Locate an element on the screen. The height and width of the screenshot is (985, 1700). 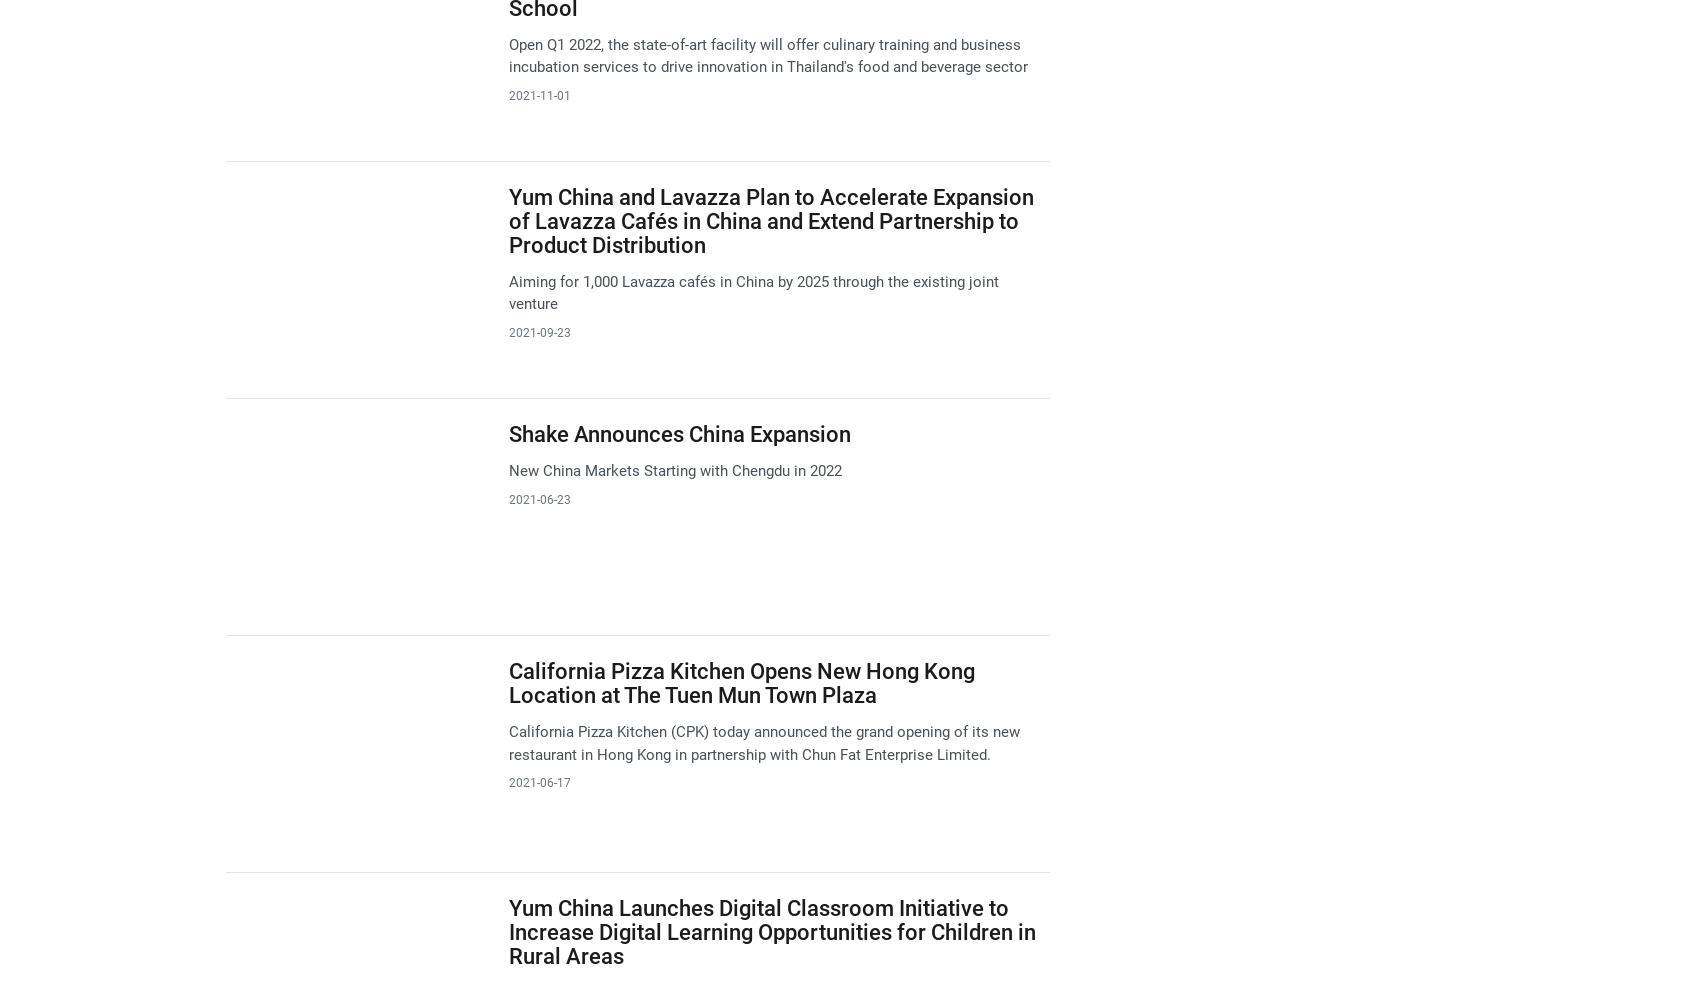
'California Pizza Kitchen (CPK) today announced the grand opening of its new restaurant in Hong Kong in partnership with Chun Fat Enterprise Limited.' is located at coordinates (762, 742).